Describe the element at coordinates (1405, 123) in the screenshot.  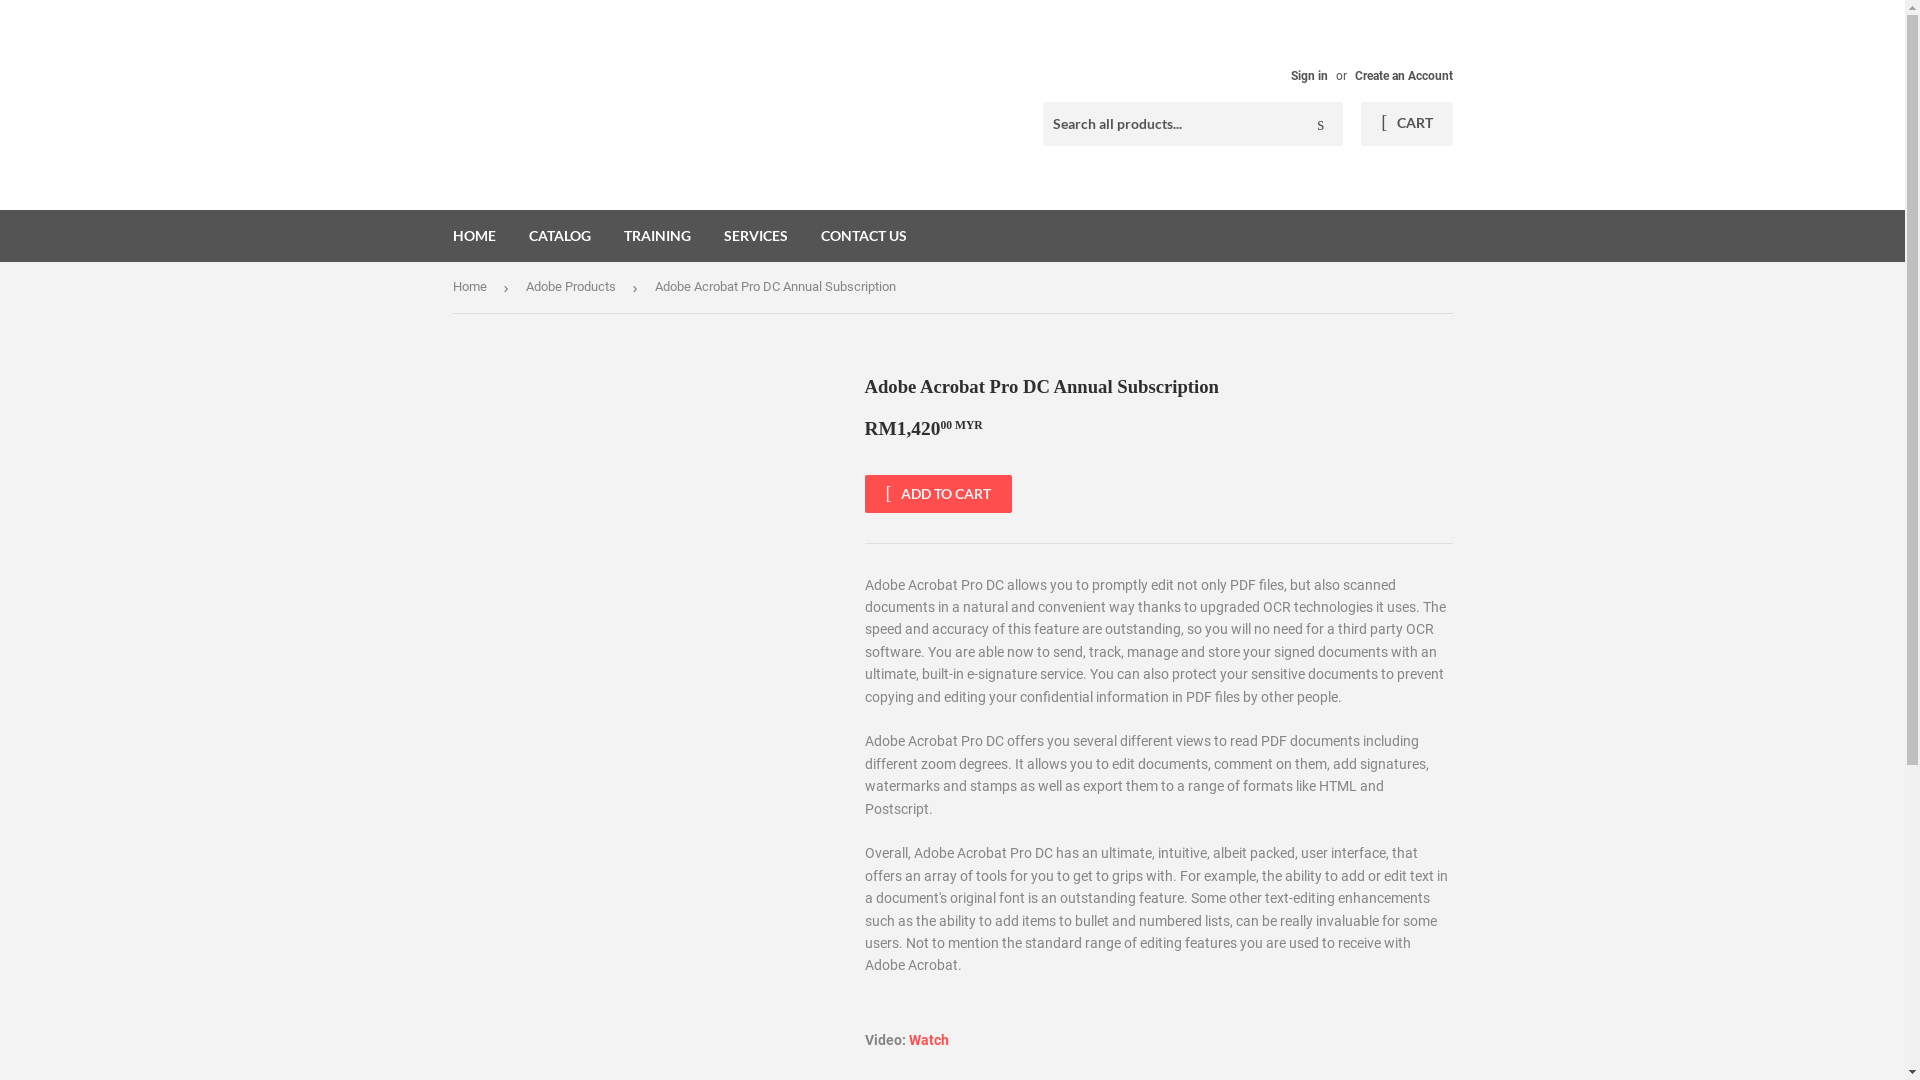
I see `'CART'` at that location.